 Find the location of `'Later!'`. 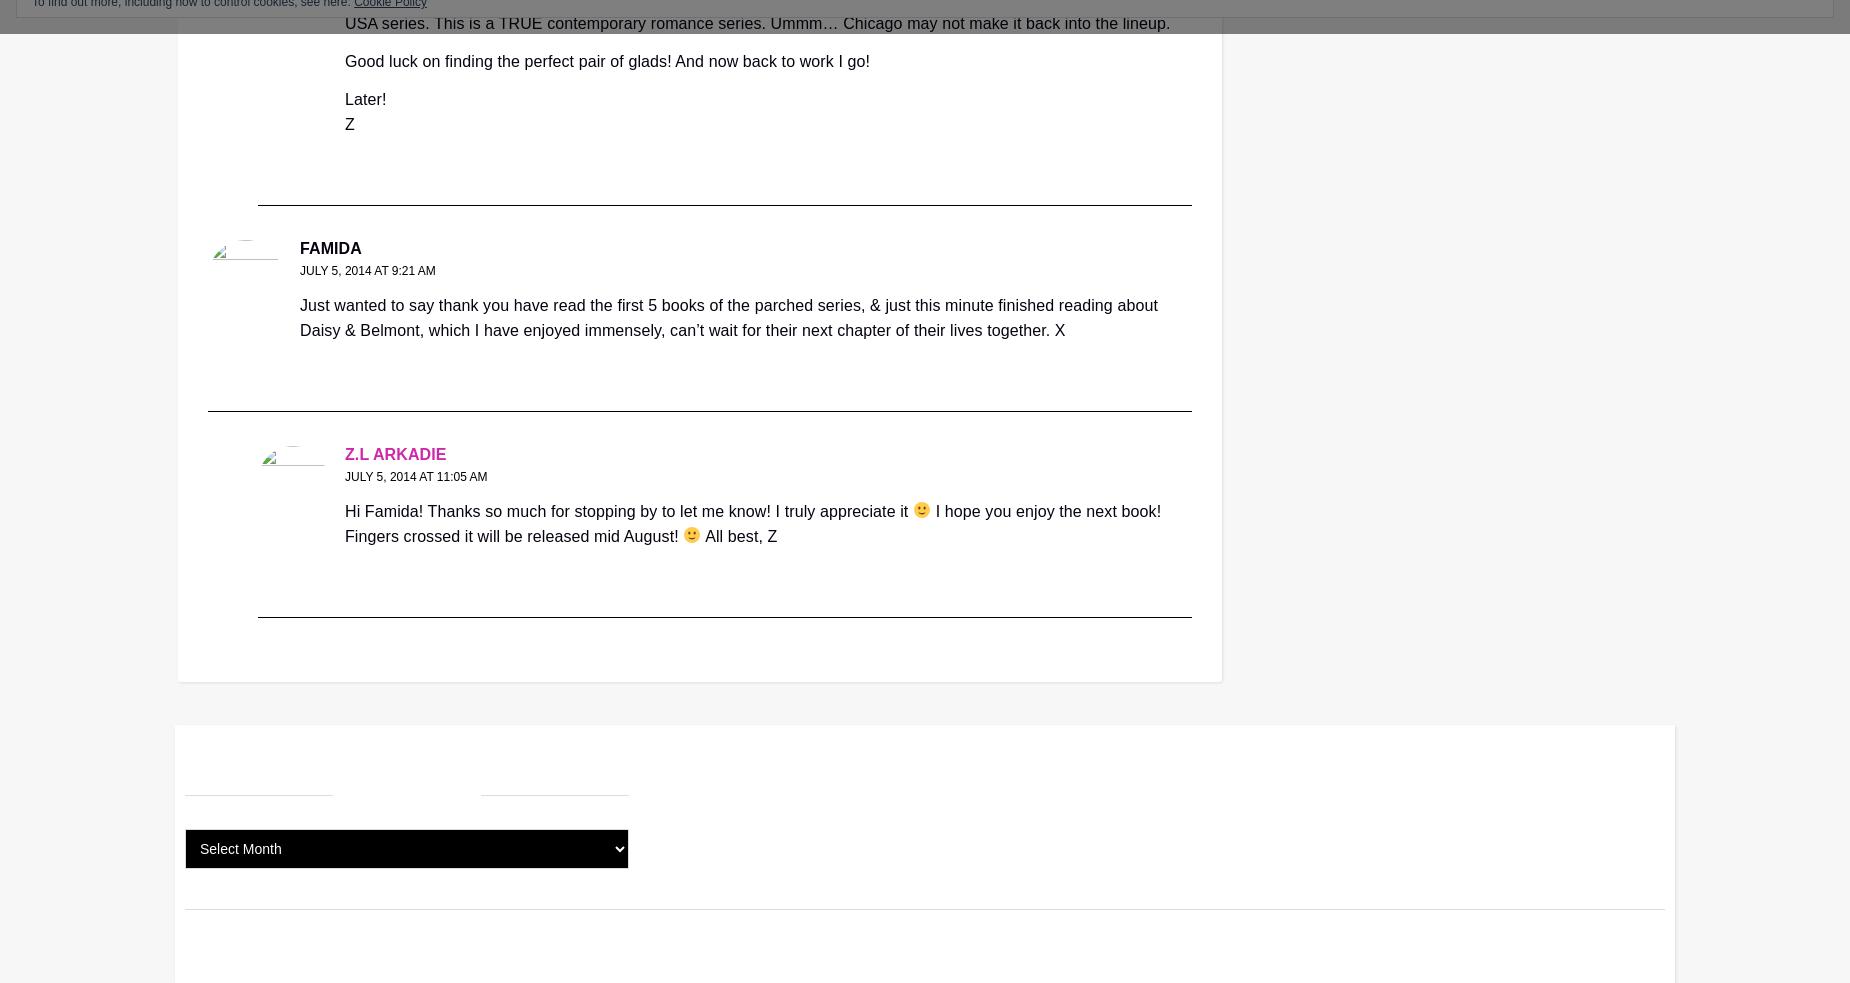

'Later!' is located at coordinates (364, 98).